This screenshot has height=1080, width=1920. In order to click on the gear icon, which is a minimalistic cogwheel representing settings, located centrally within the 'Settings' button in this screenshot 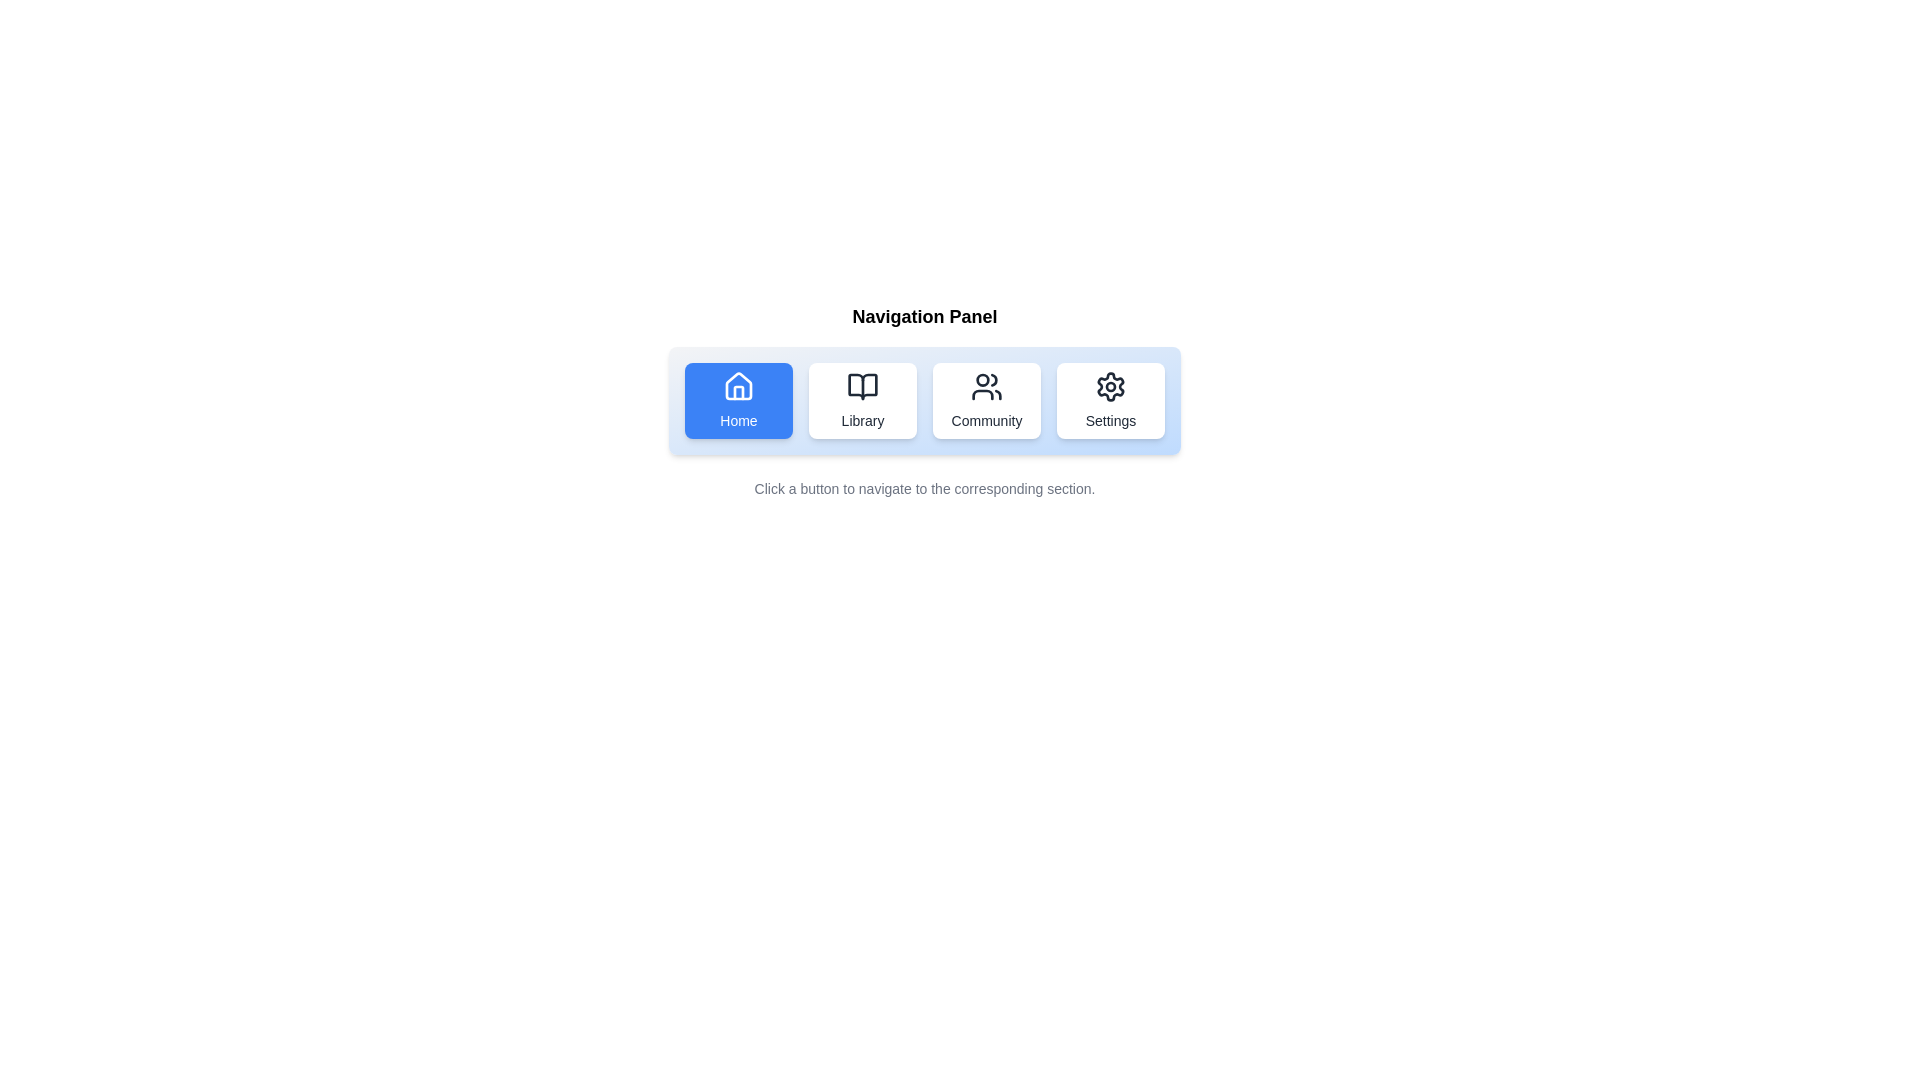, I will do `click(1109, 386)`.